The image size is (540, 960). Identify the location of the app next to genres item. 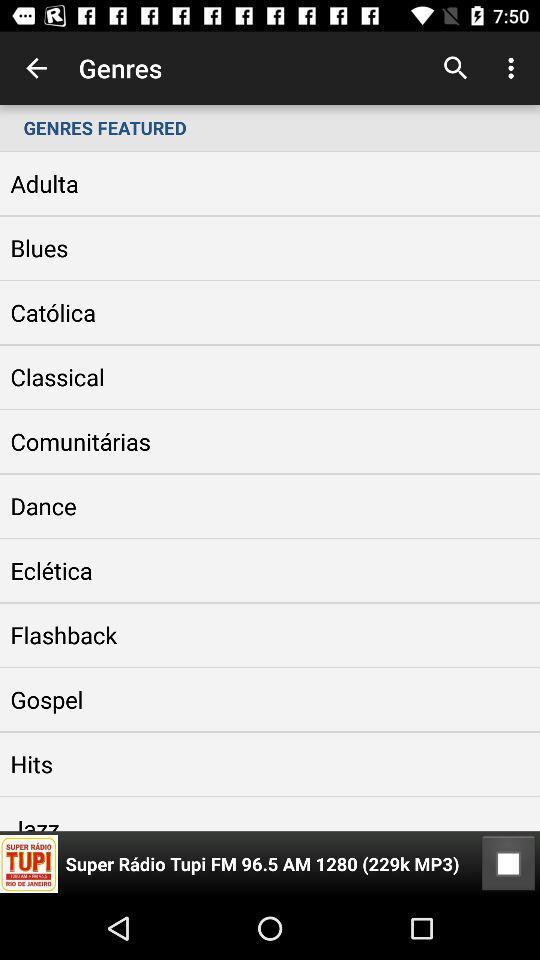
(455, 68).